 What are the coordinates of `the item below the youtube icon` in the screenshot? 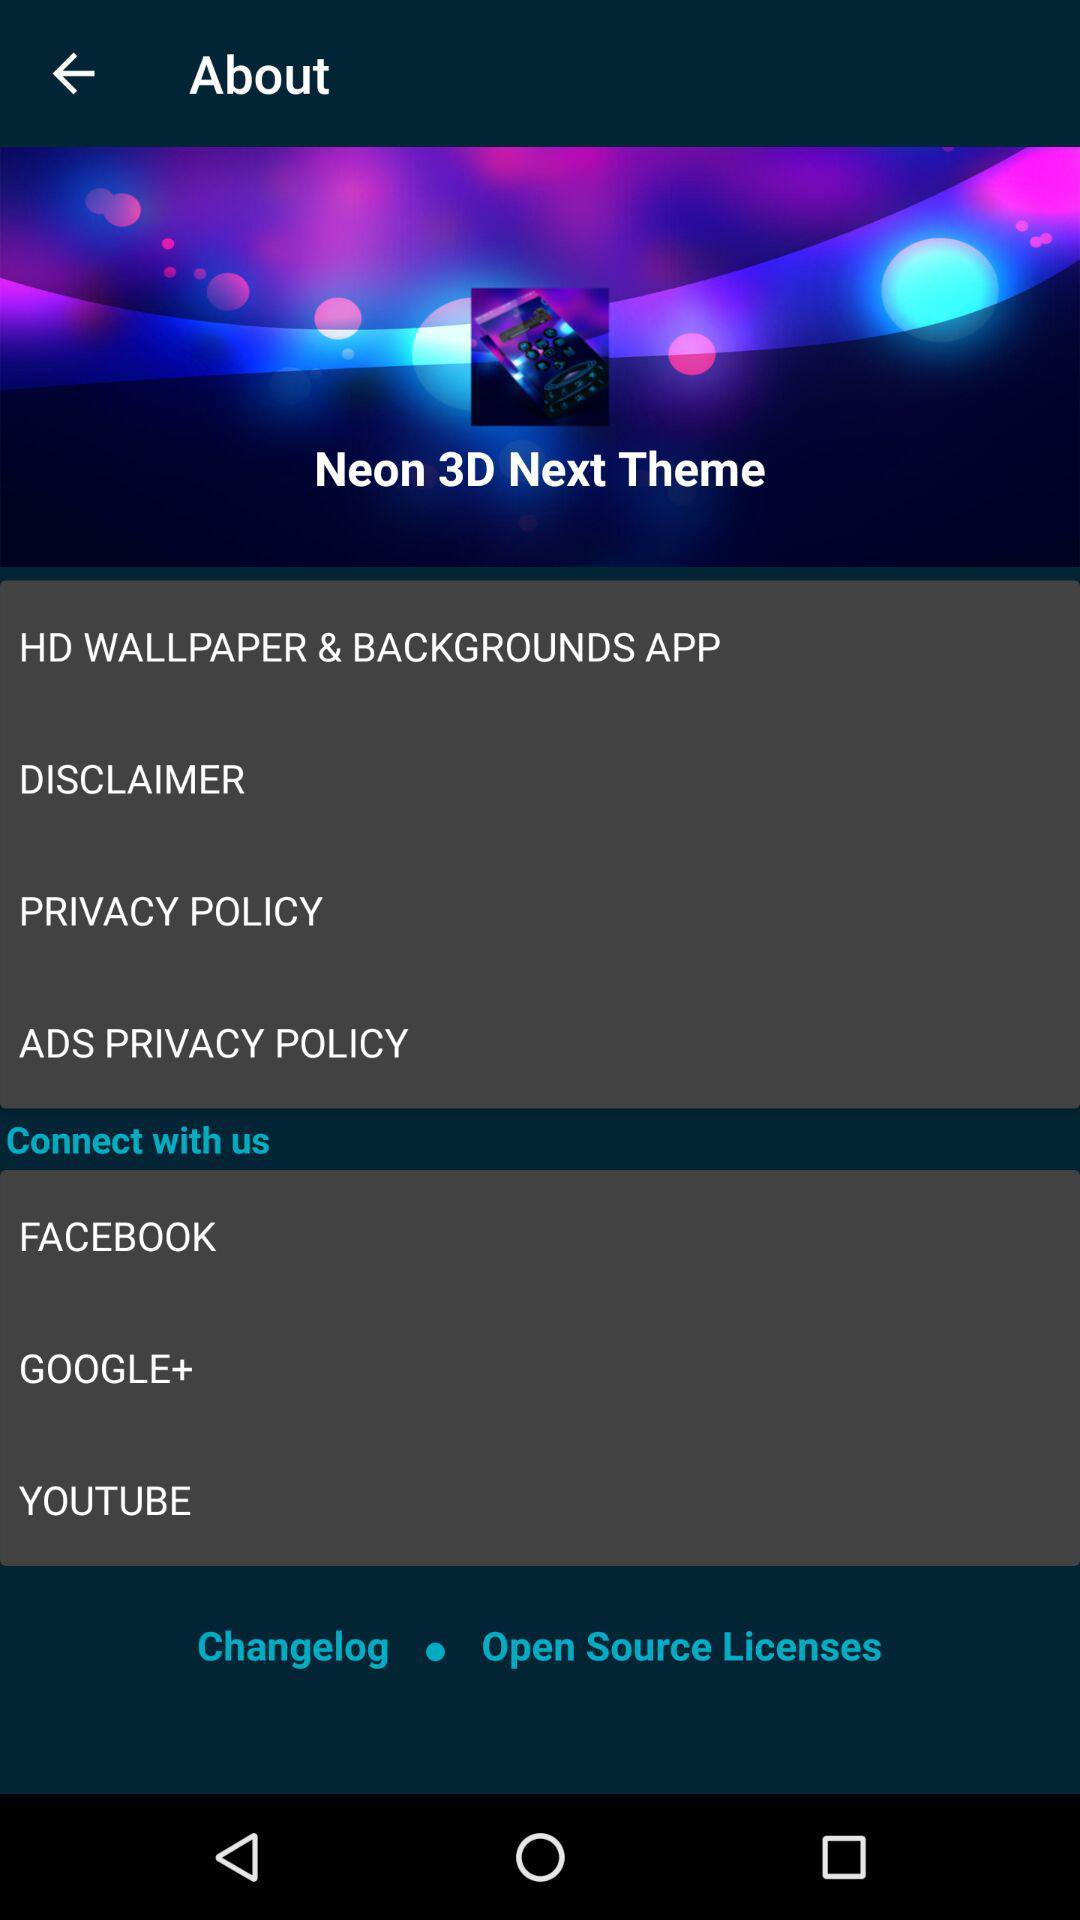 It's located at (680, 1645).